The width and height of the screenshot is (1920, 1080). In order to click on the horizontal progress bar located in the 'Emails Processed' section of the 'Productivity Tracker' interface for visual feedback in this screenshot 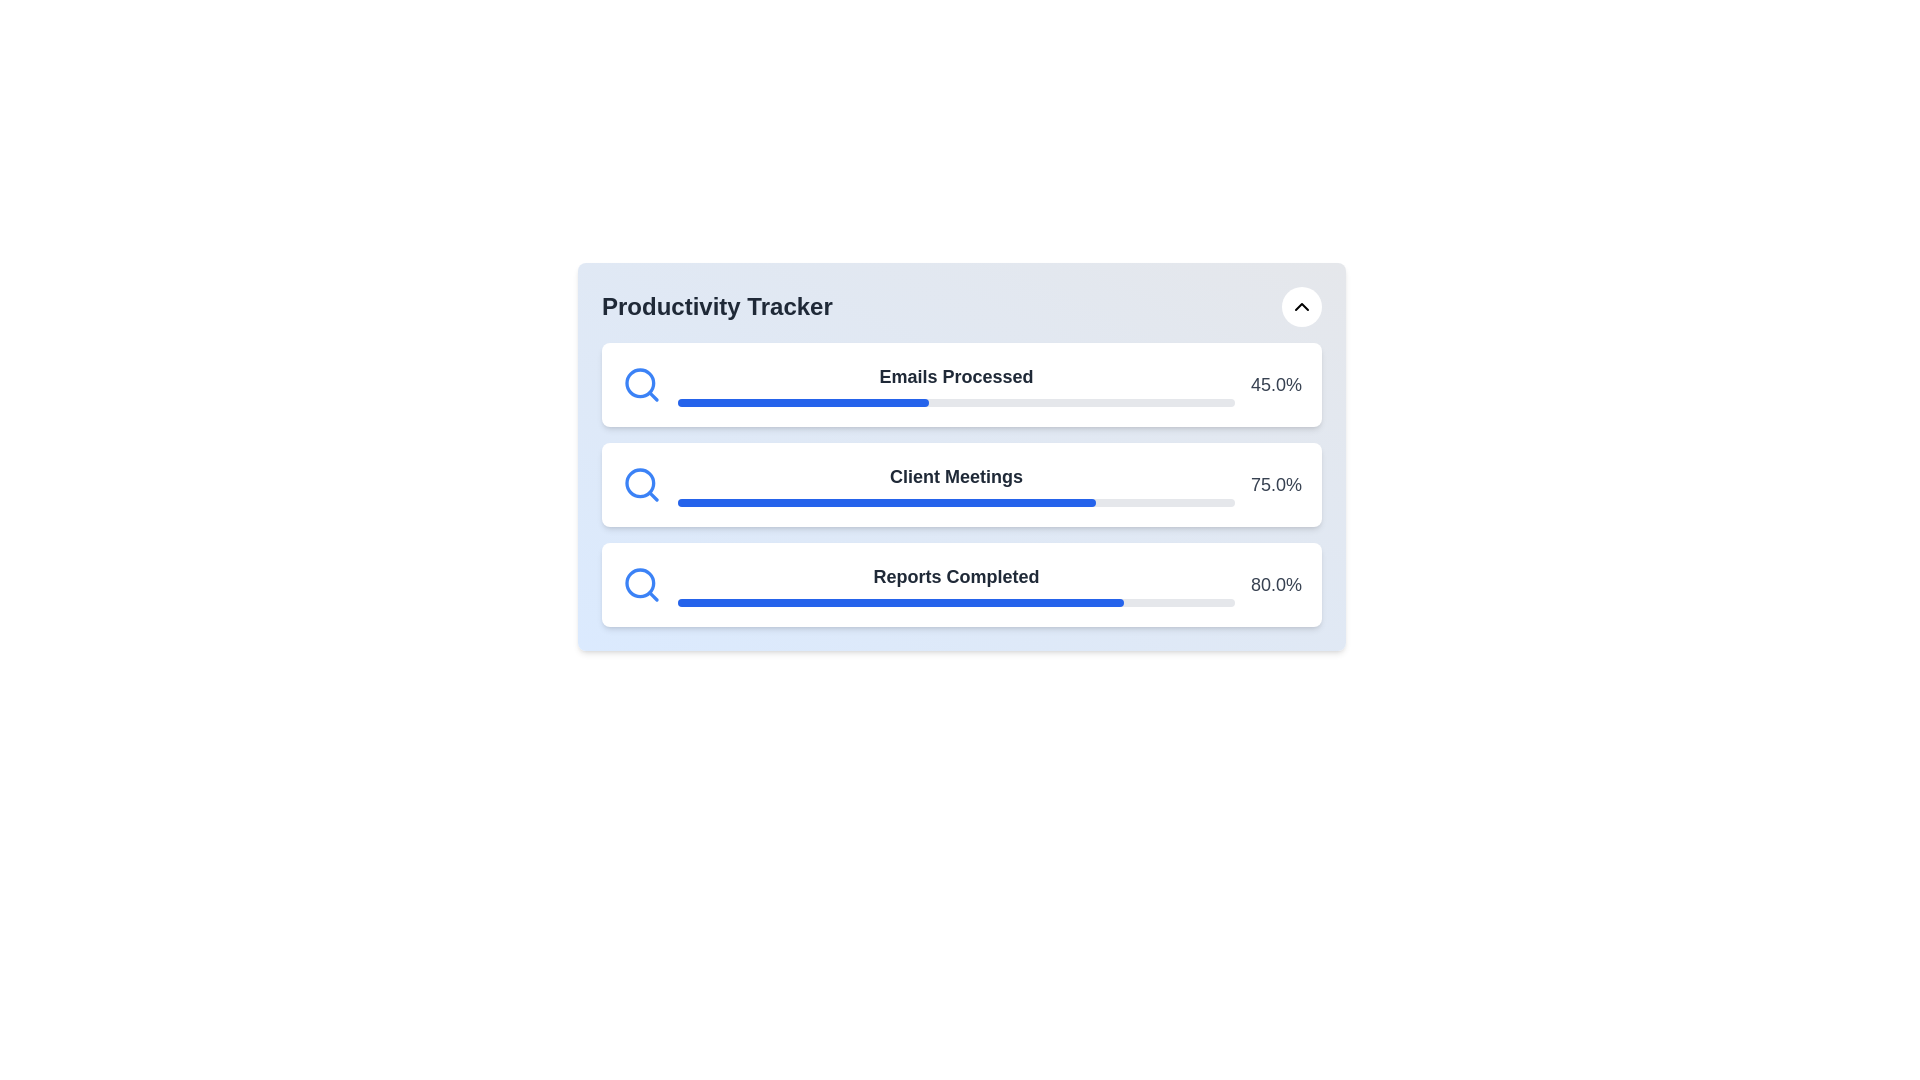, I will do `click(955, 402)`.